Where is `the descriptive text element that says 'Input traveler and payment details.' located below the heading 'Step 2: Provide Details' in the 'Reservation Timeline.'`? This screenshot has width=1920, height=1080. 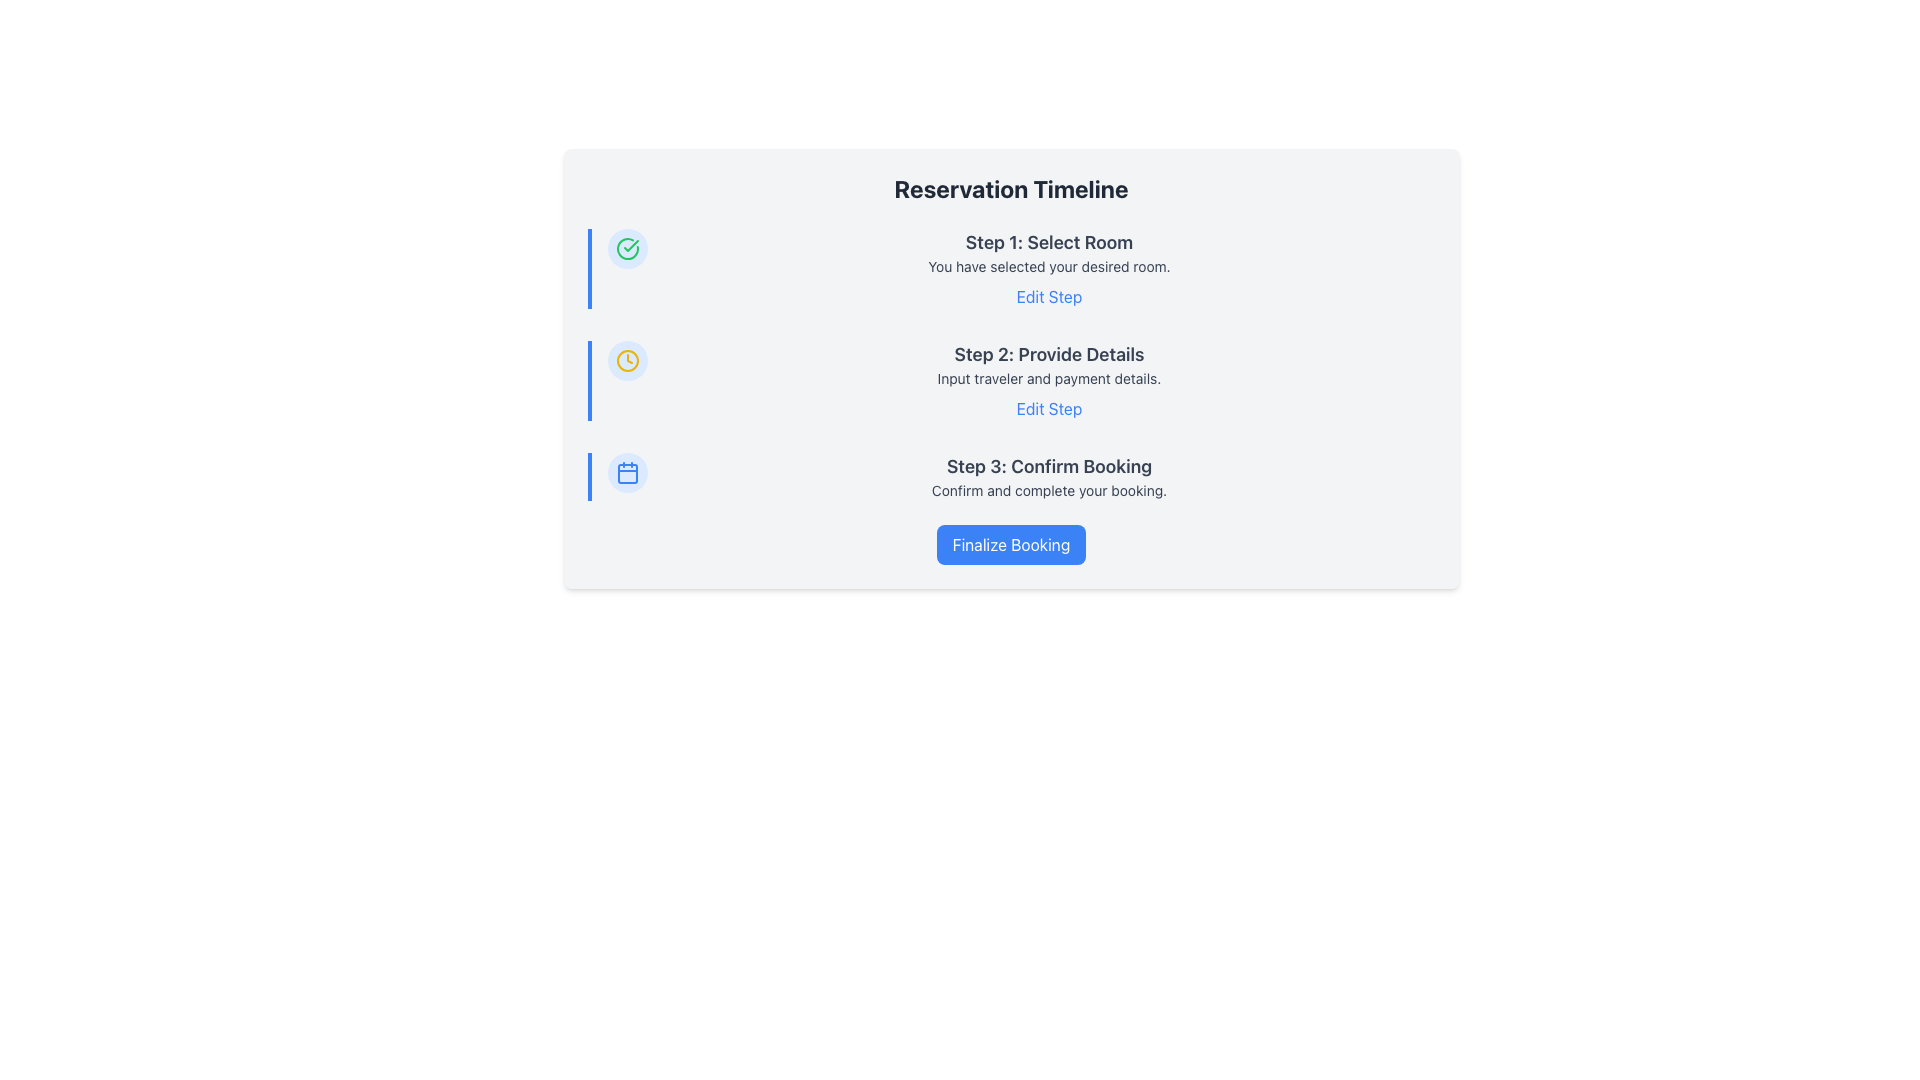 the descriptive text element that says 'Input traveler and payment details.' located below the heading 'Step 2: Provide Details' in the 'Reservation Timeline.' is located at coordinates (1048, 378).